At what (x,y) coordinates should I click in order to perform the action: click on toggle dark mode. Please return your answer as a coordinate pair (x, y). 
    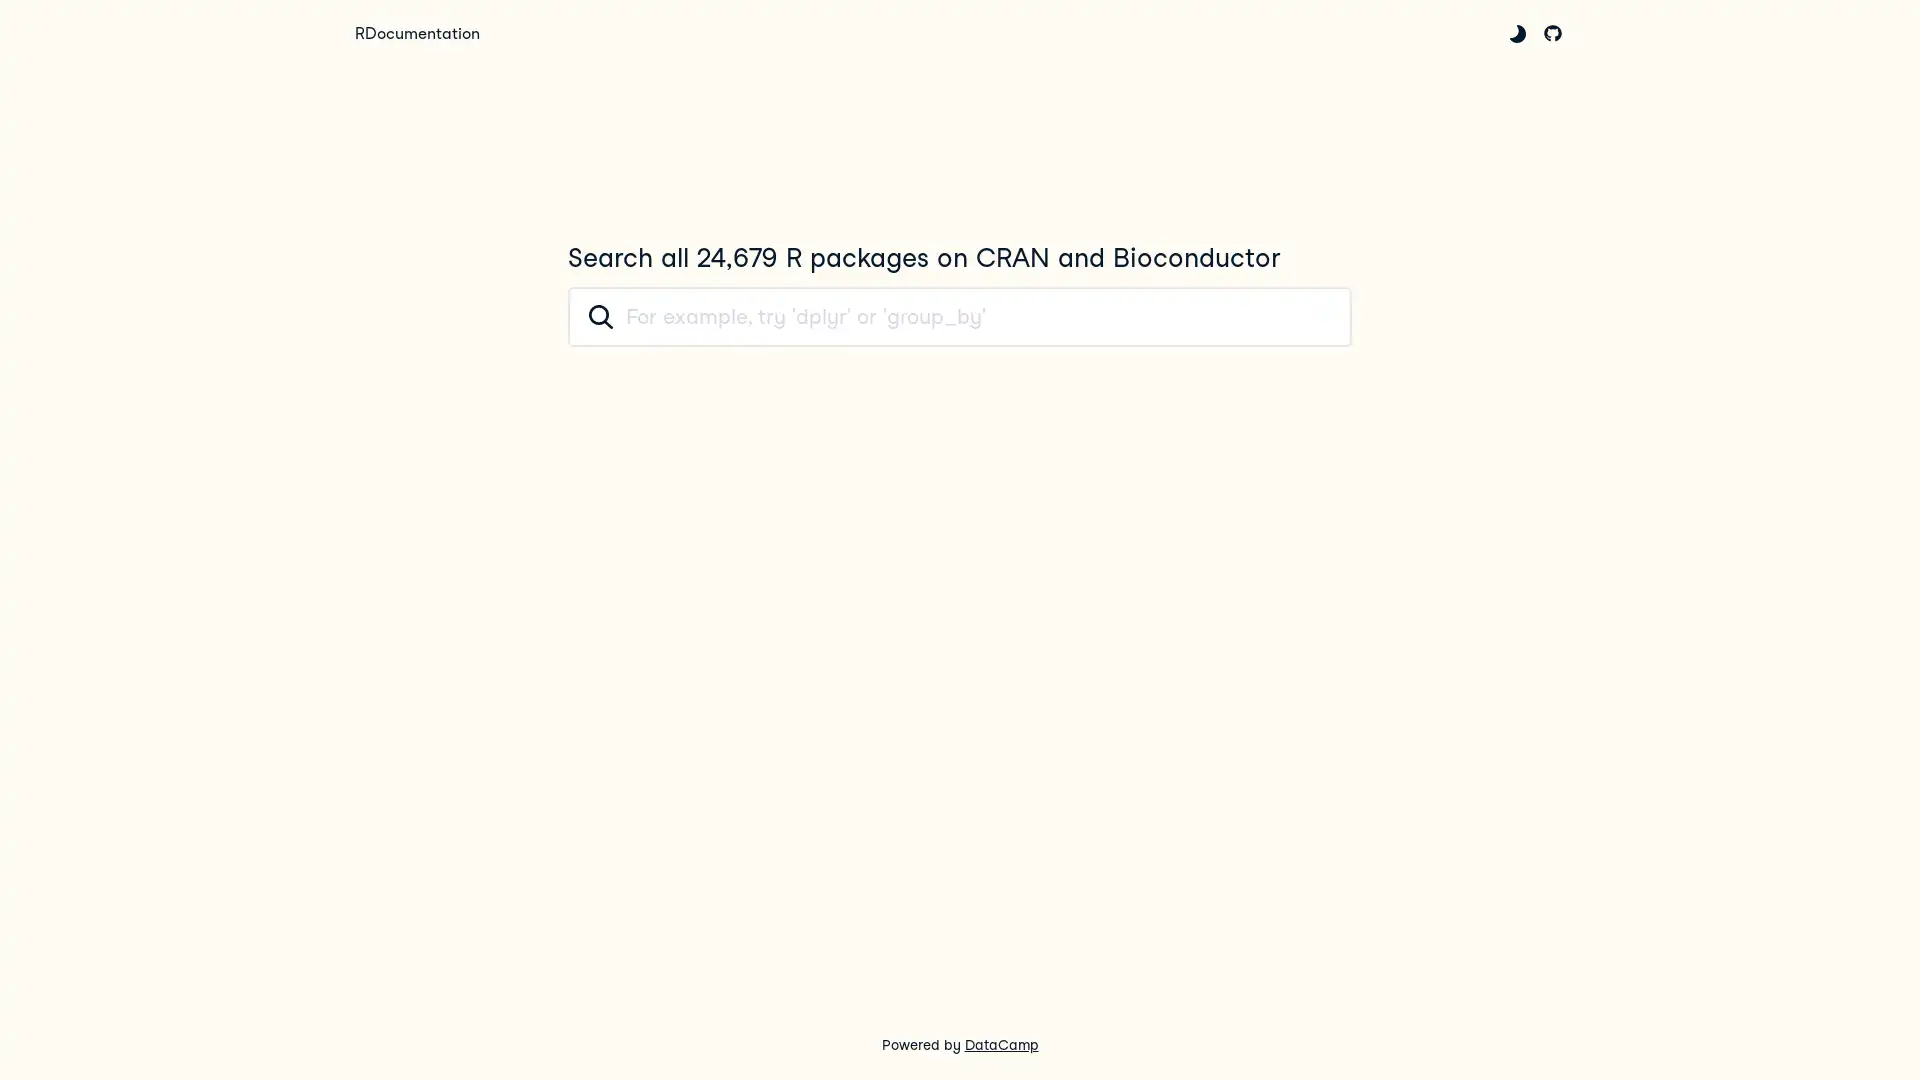
    Looking at the image, I should click on (1517, 33).